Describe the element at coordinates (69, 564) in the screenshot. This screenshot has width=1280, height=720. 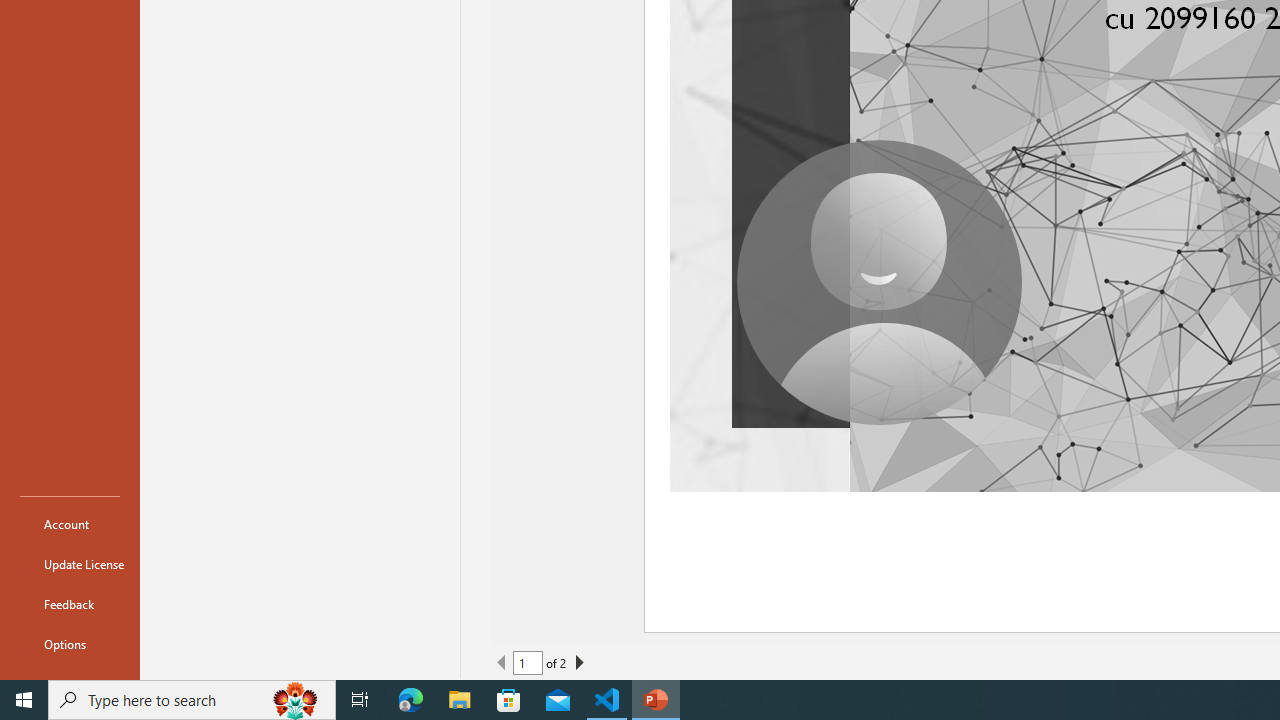
I see `'Update License'` at that location.